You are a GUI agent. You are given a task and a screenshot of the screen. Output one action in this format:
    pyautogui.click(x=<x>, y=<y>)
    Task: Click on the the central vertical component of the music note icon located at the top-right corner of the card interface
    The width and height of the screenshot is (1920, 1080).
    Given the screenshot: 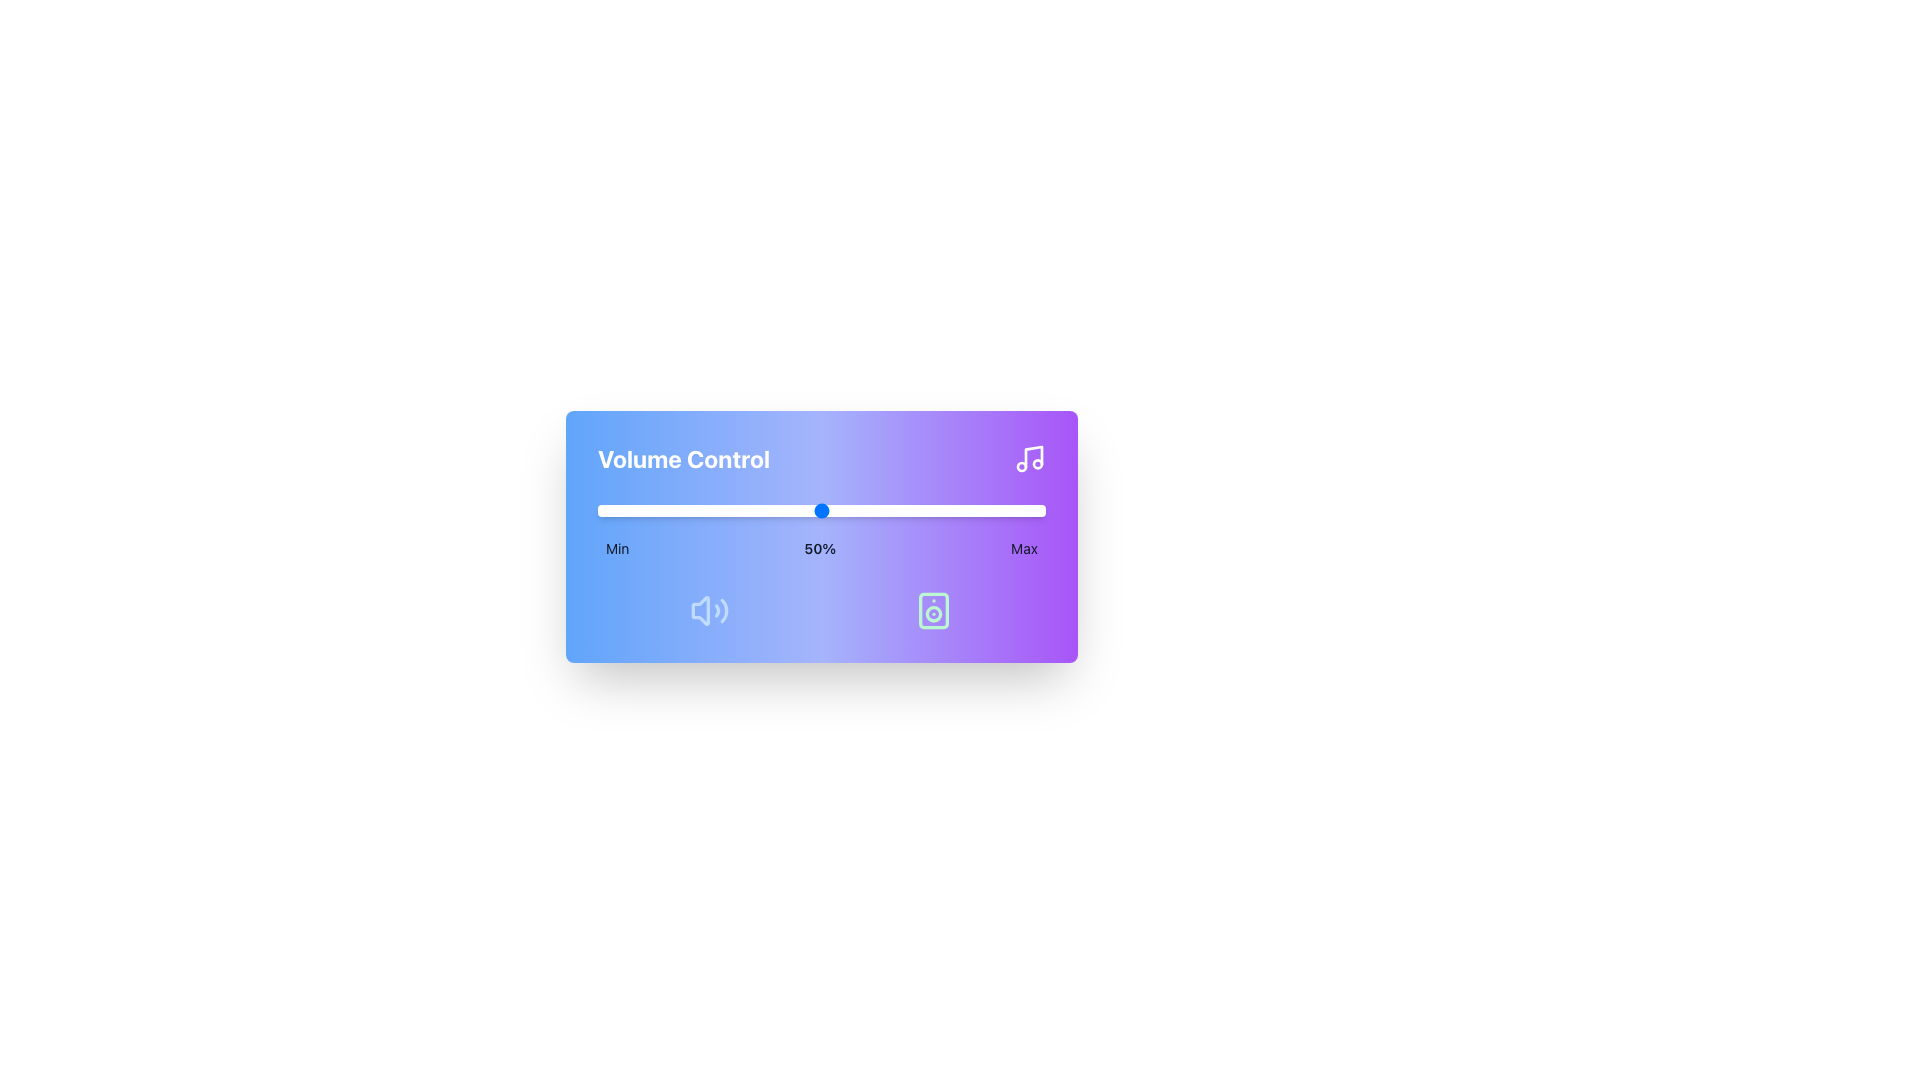 What is the action you would take?
    pyautogui.click(x=1033, y=456)
    